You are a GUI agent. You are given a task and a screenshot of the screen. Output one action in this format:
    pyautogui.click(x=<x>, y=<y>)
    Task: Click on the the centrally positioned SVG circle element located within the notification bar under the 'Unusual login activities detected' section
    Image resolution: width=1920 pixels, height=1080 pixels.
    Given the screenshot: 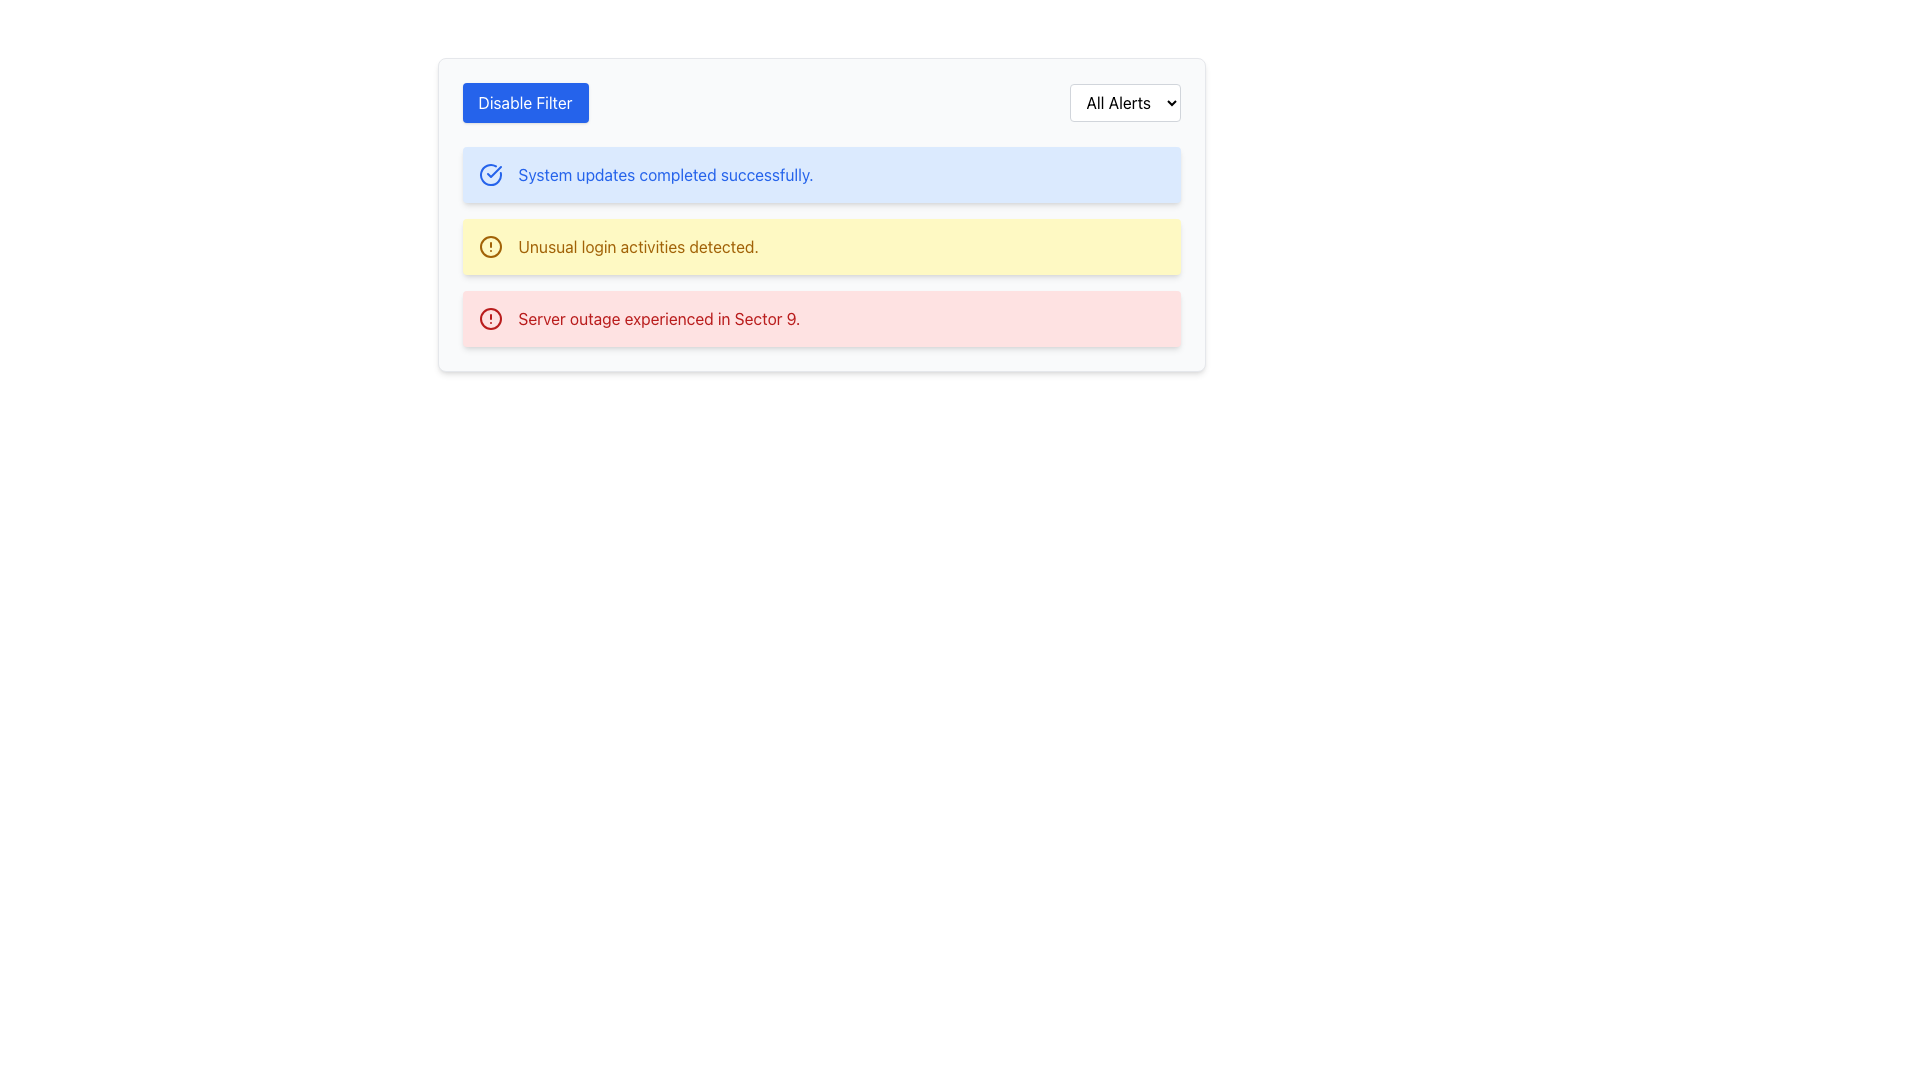 What is the action you would take?
    pyautogui.click(x=490, y=245)
    